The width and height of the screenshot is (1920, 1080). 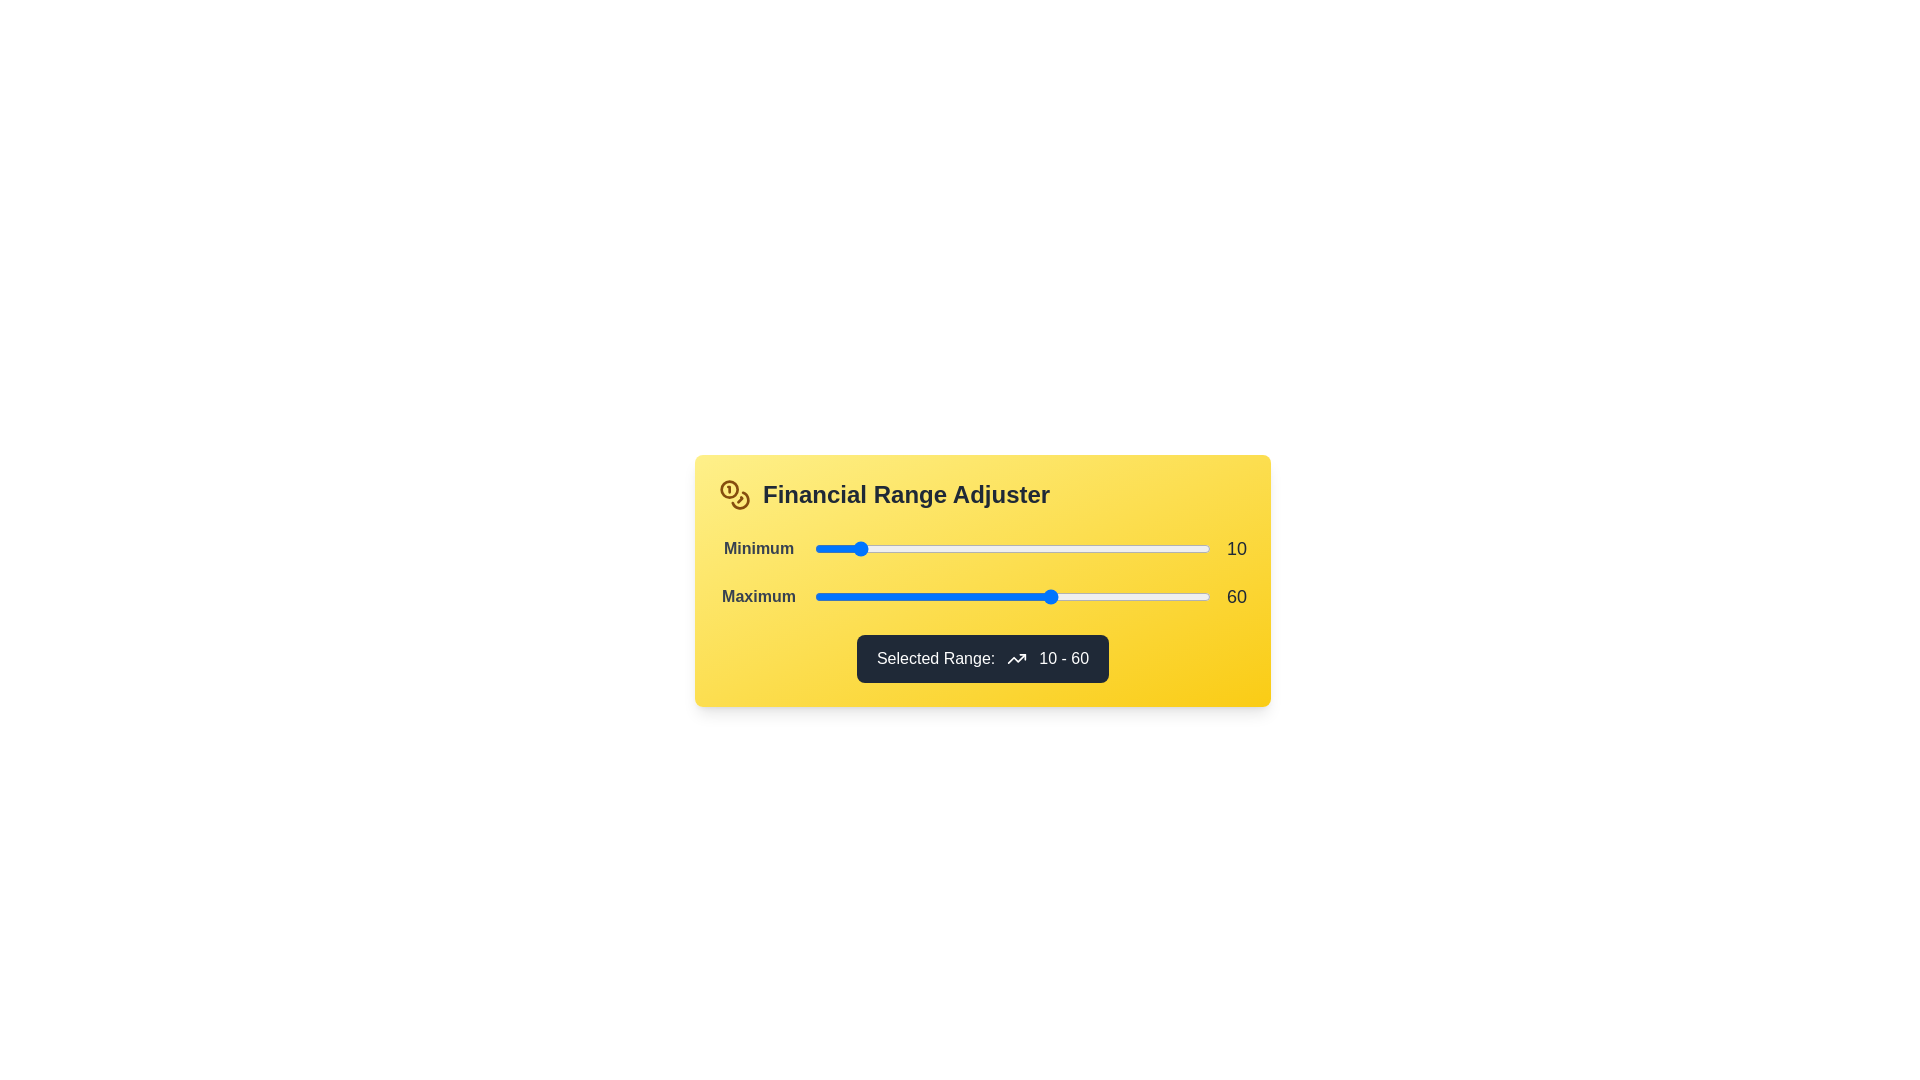 I want to click on the 'Maximum' range slider to 67, so click(x=1078, y=596).